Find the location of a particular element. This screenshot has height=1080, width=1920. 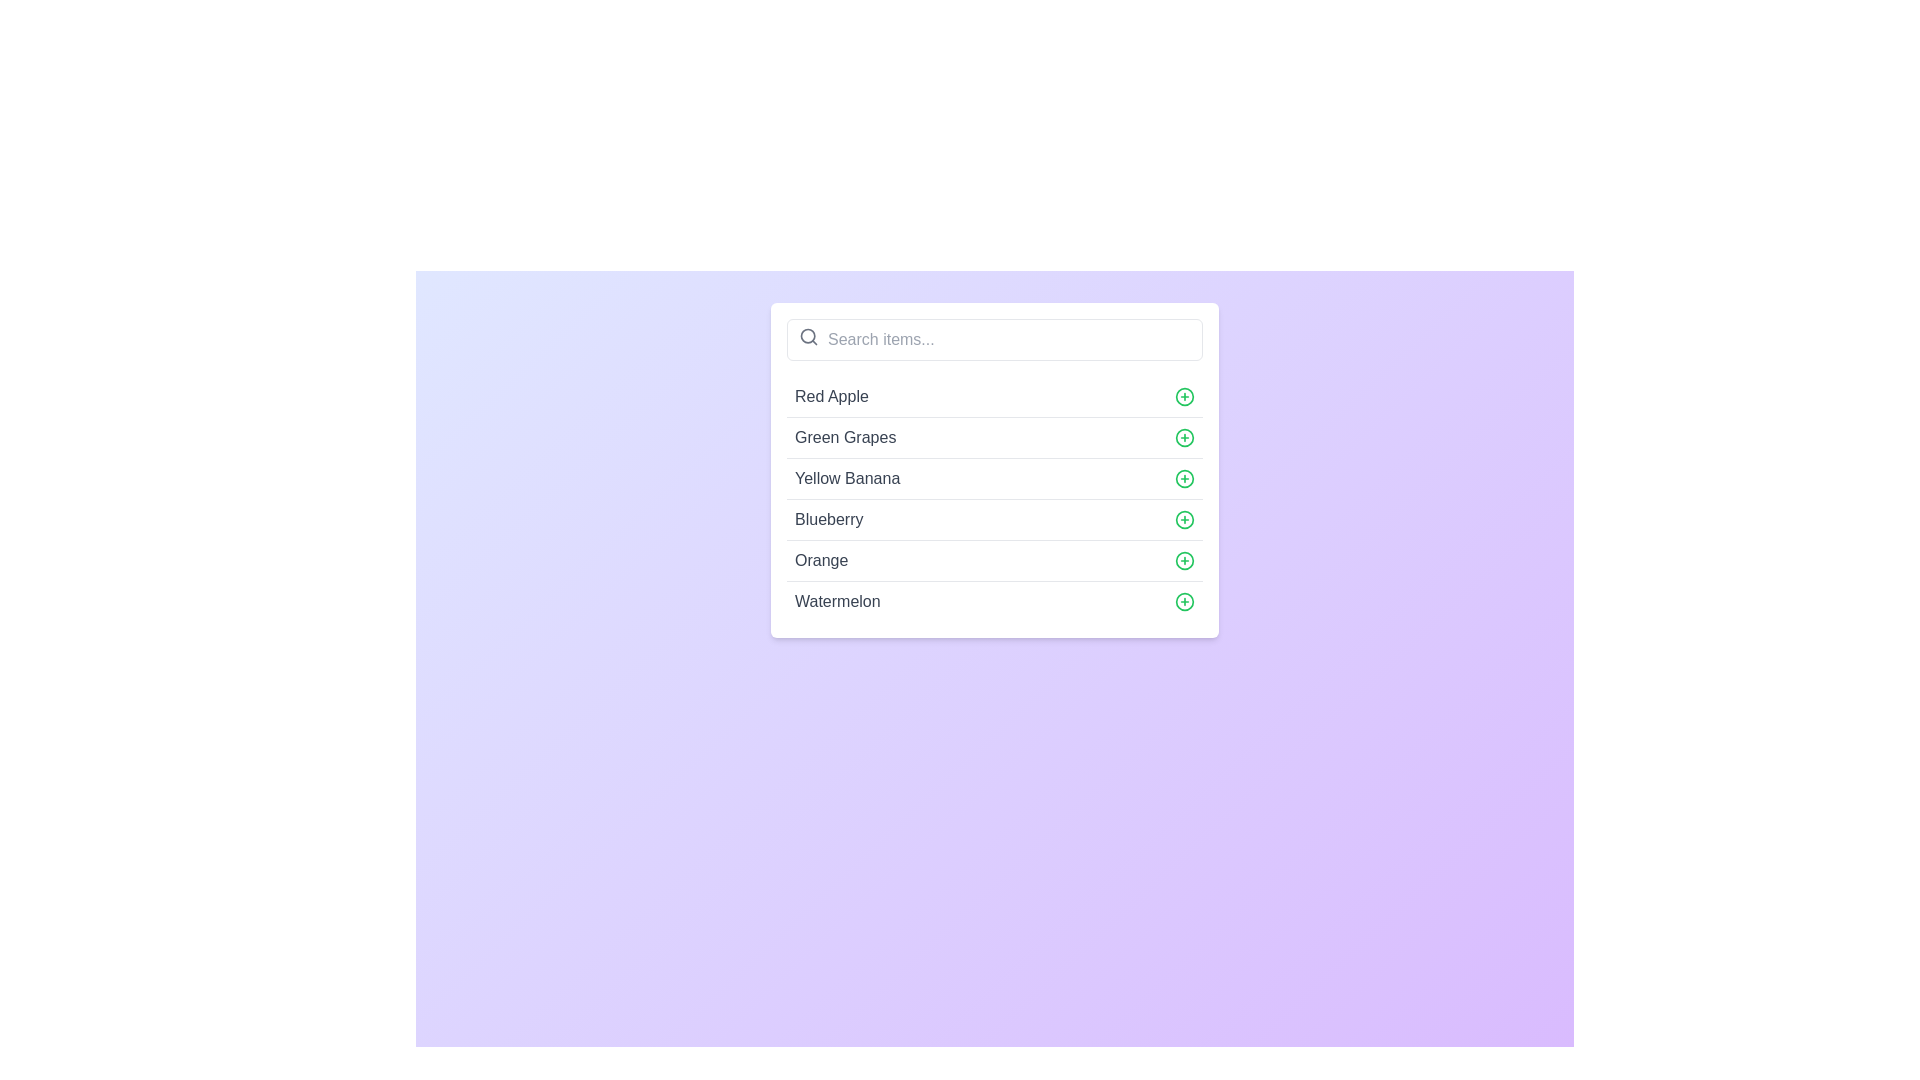

the text label displaying 'Orange' in gray color, which is positioned within the fifth item of a vertical list of selectable options is located at coordinates (821, 560).